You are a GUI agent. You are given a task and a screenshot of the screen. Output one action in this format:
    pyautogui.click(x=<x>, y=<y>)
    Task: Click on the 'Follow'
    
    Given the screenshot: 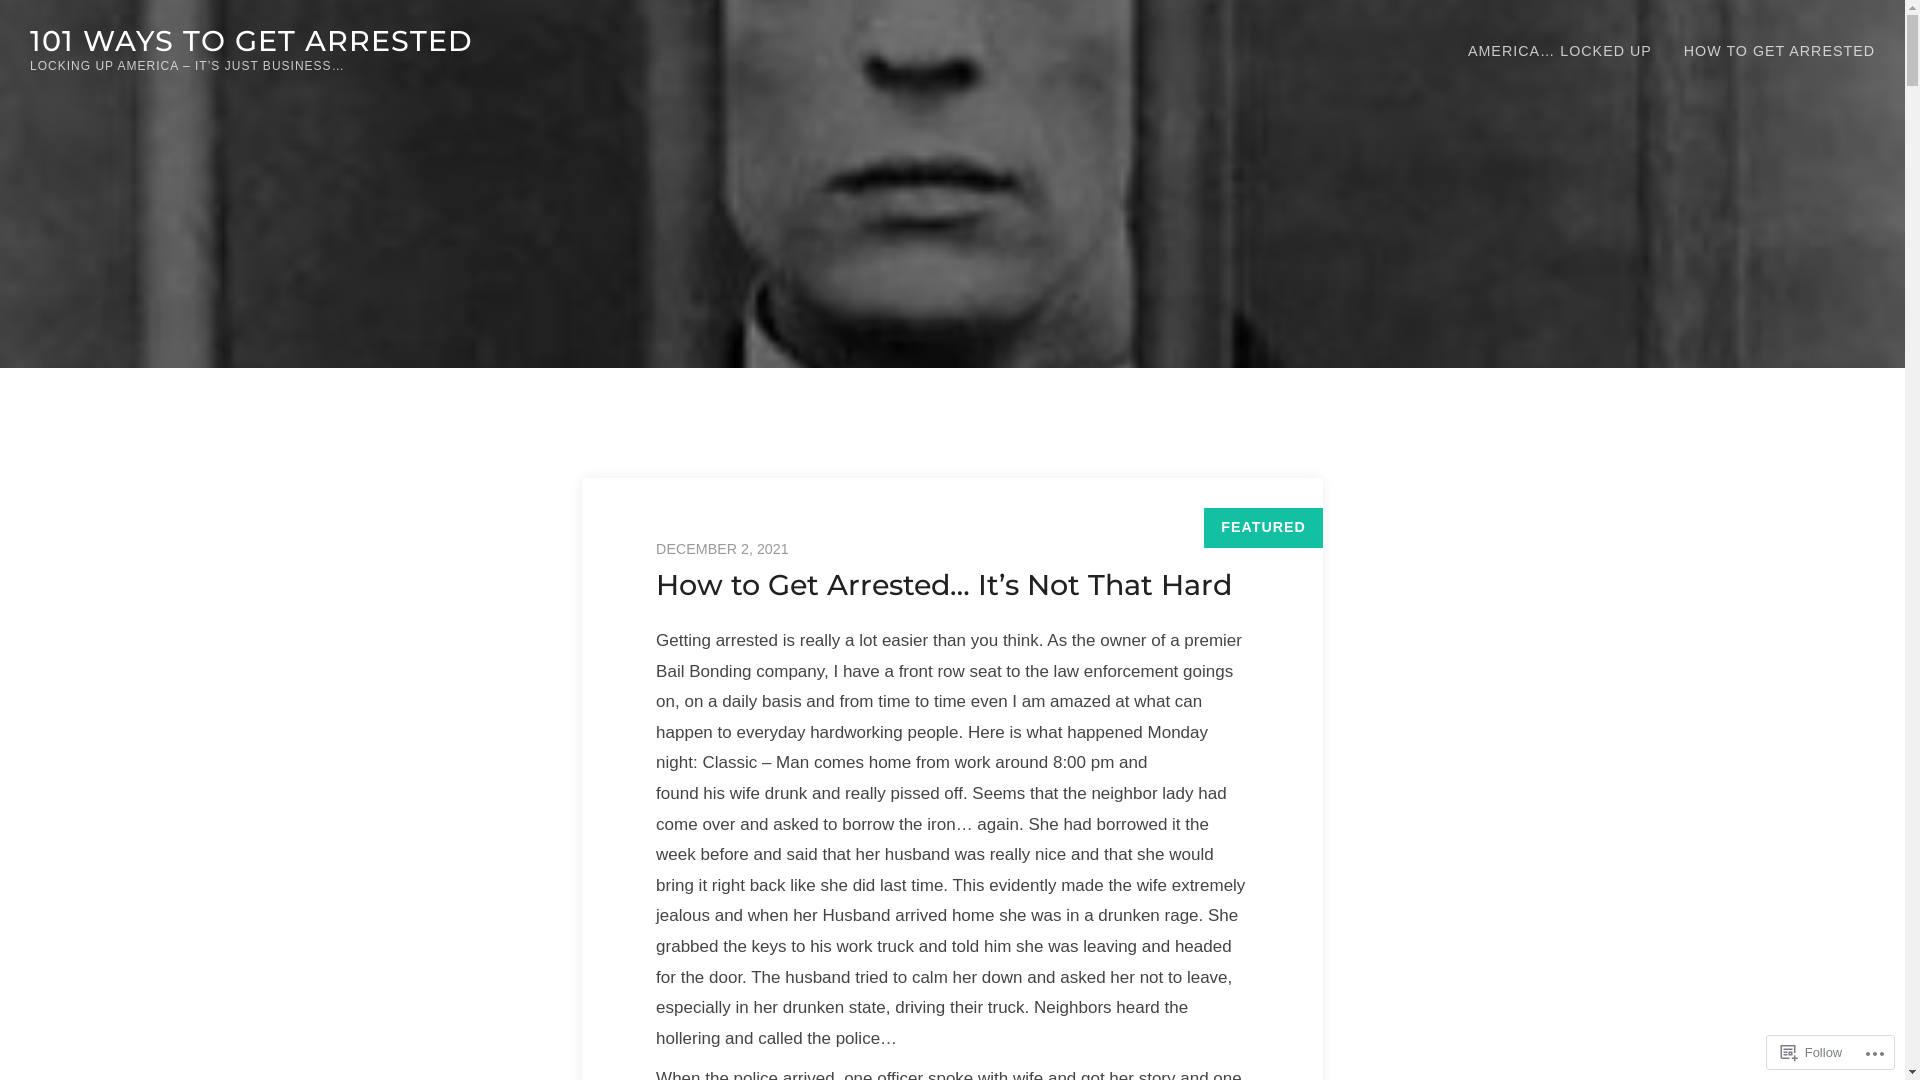 What is the action you would take?
    pyautogui.click(x=1812, y=1051)
    